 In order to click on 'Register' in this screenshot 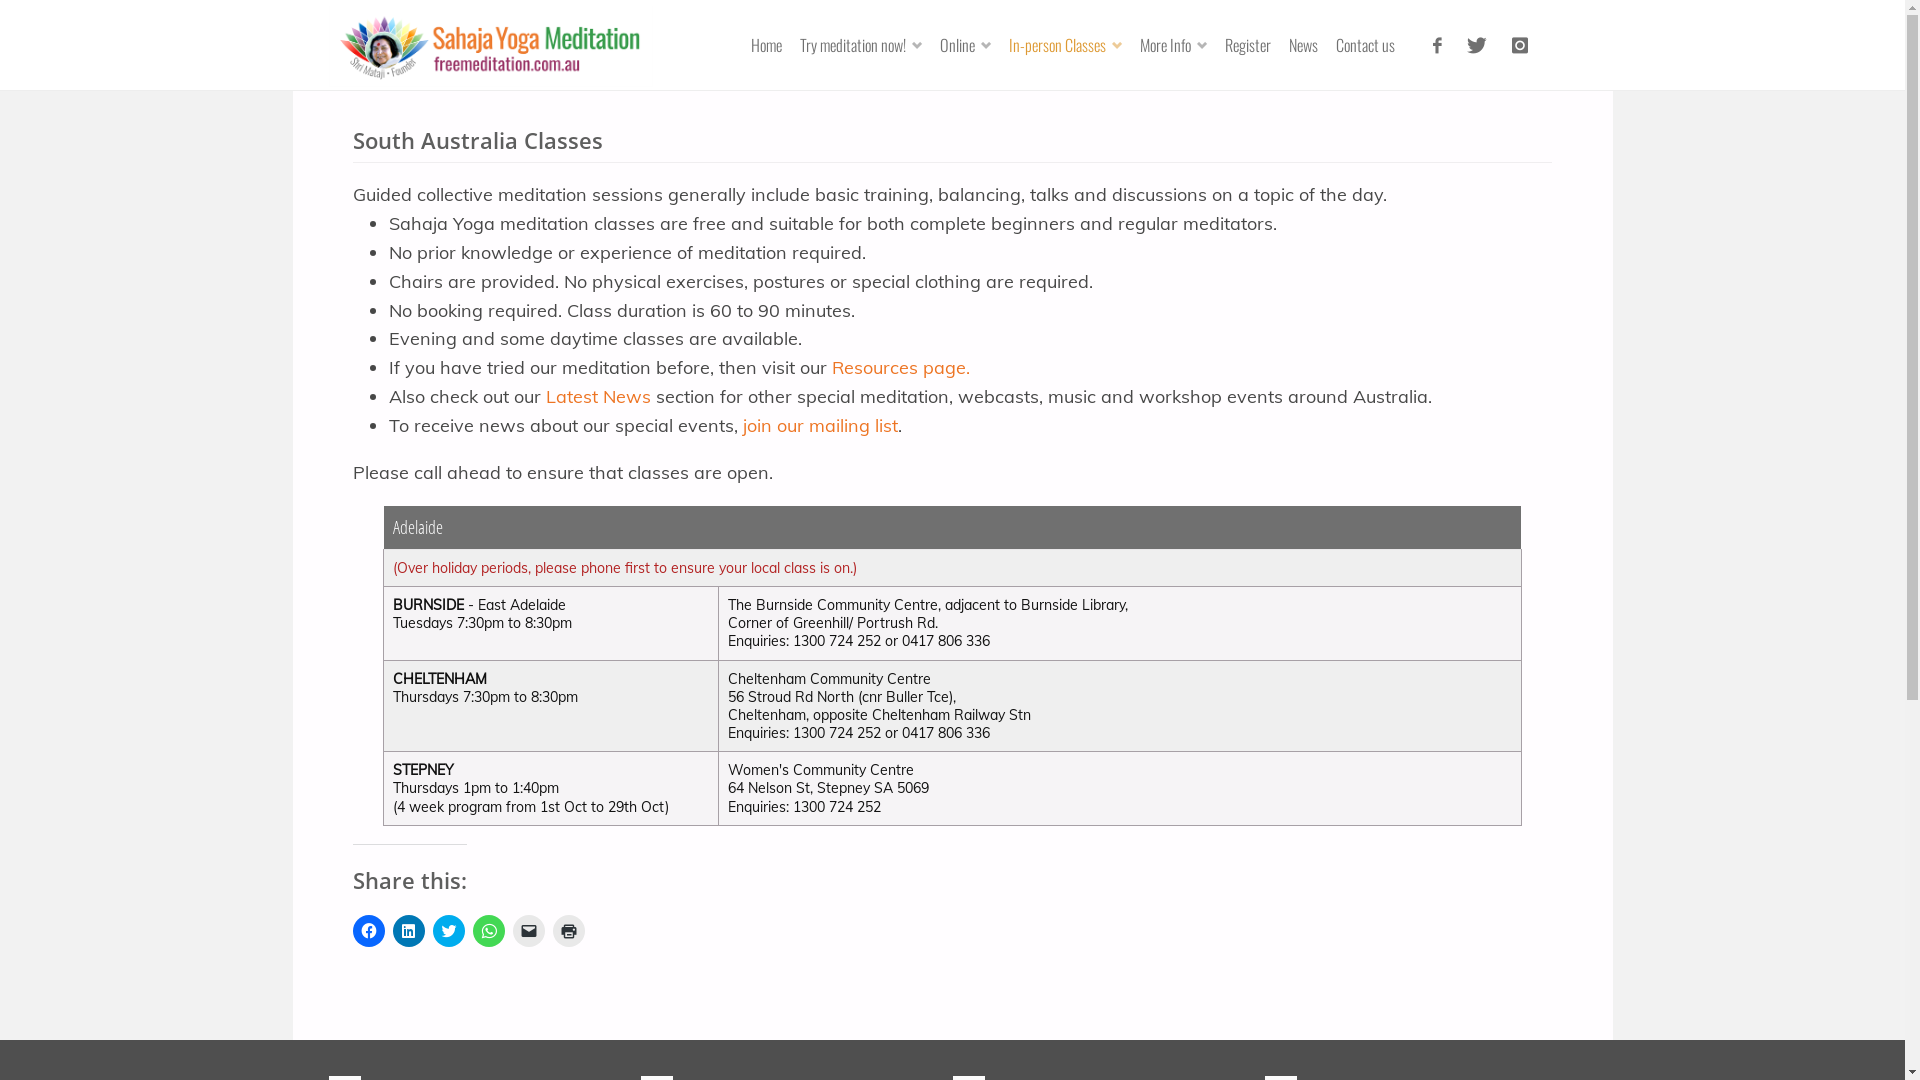, I will do `click(1255, 45)`.